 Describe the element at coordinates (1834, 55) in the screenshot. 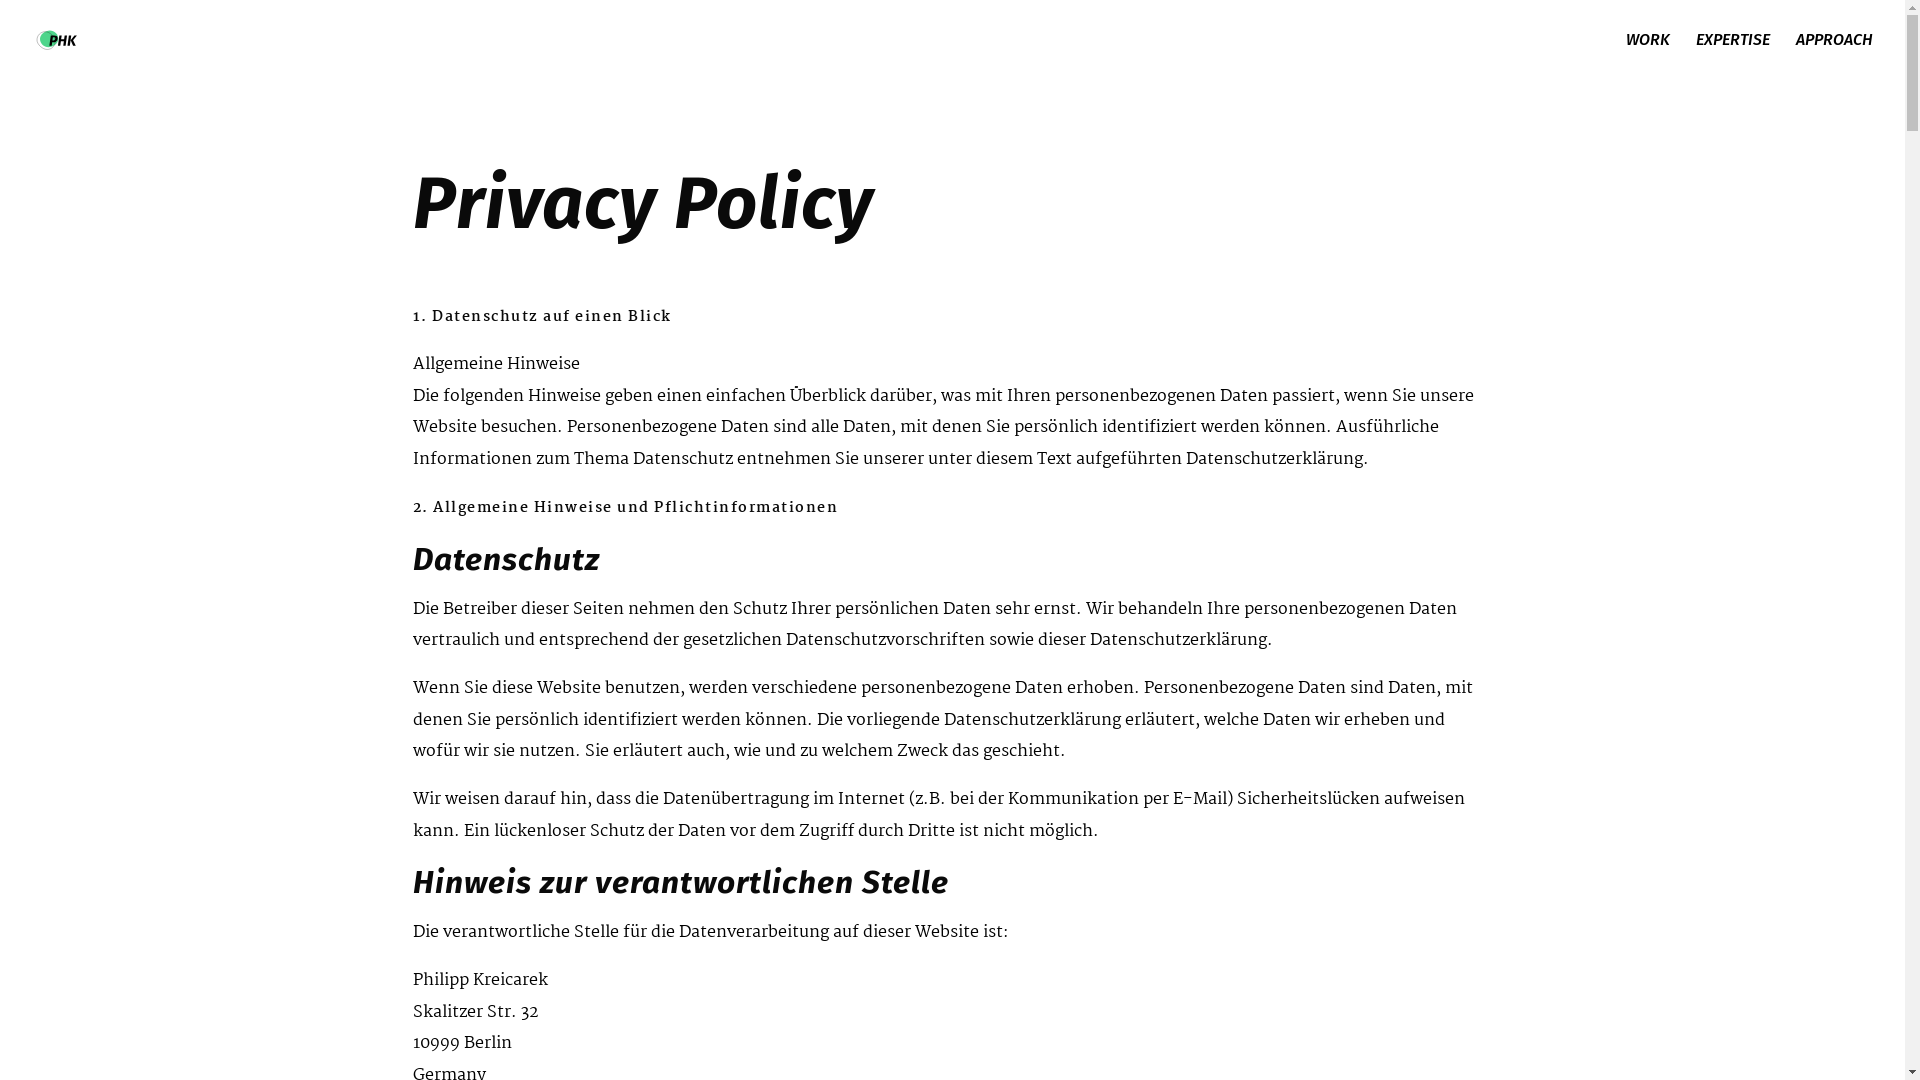

I see `'APPROACH'` at that location.